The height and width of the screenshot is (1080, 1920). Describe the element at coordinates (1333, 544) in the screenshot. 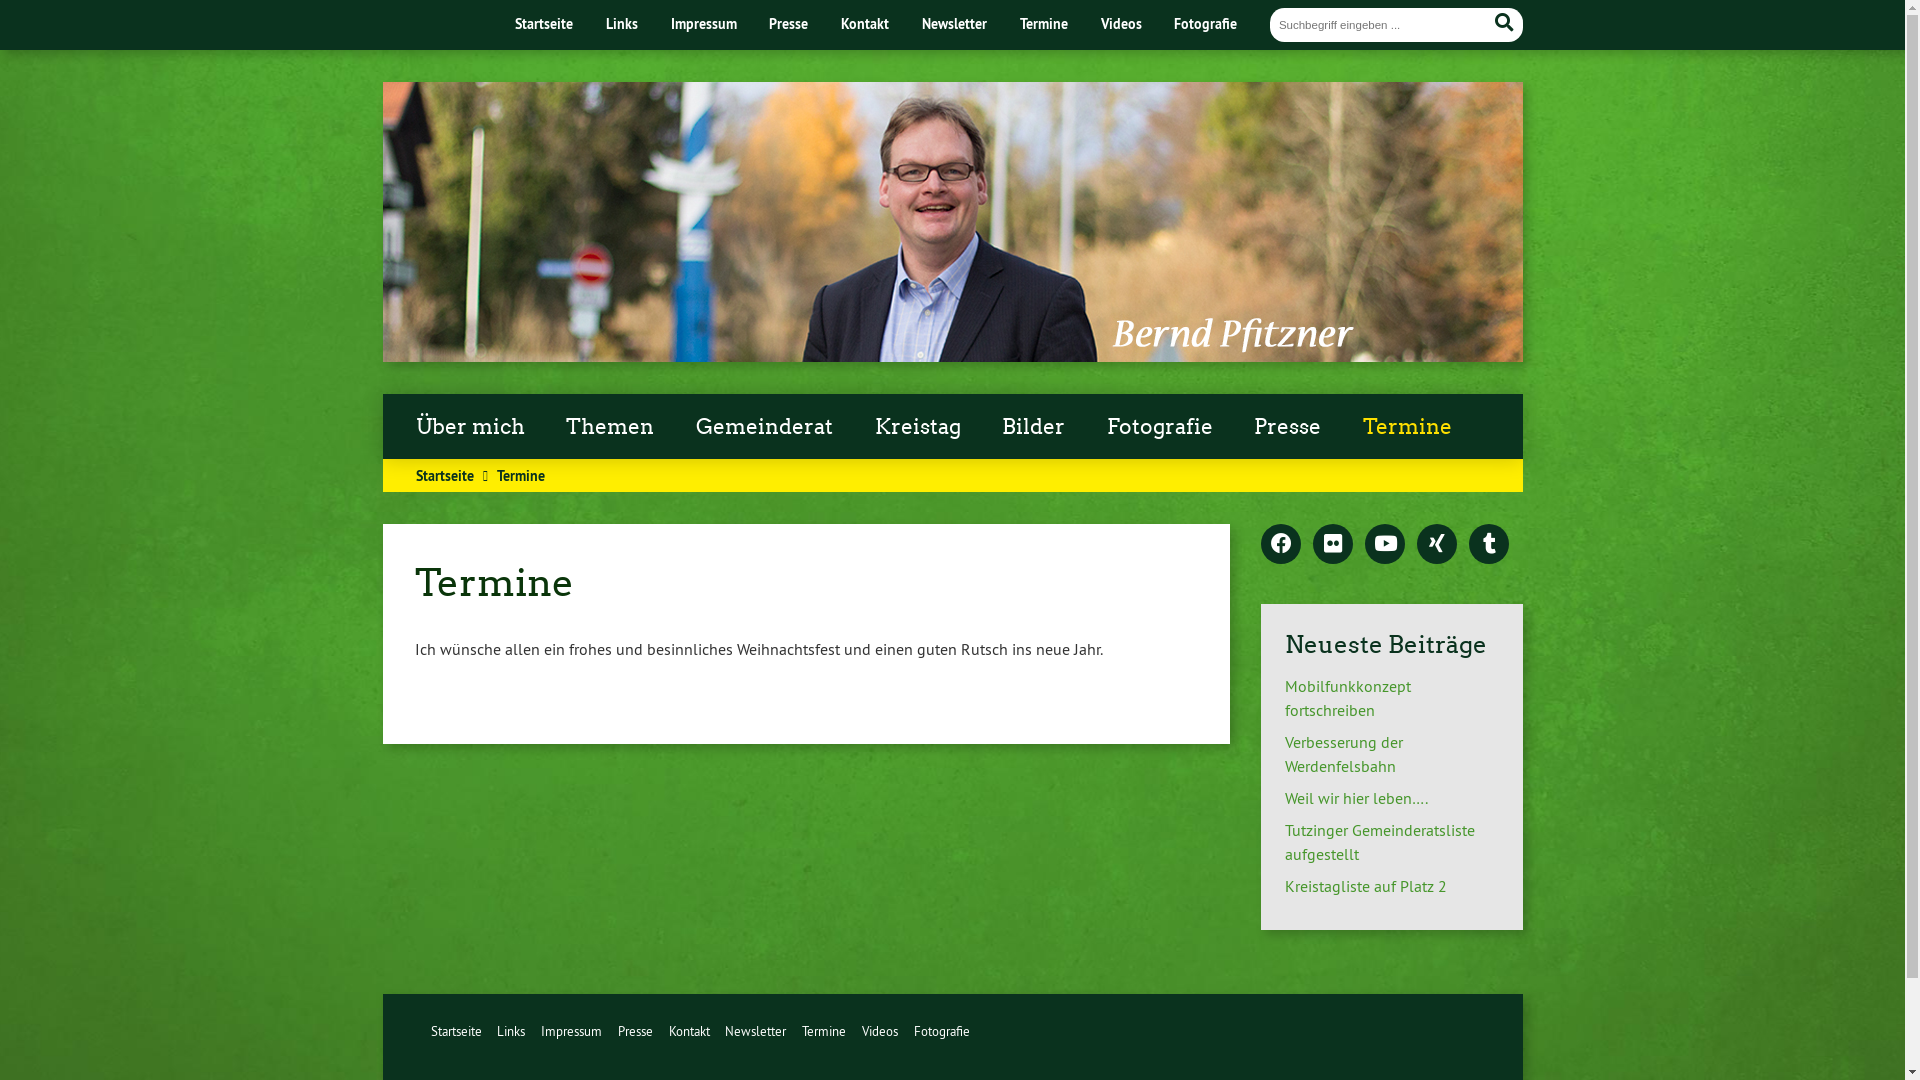

I see `'Flickr'` at that location.